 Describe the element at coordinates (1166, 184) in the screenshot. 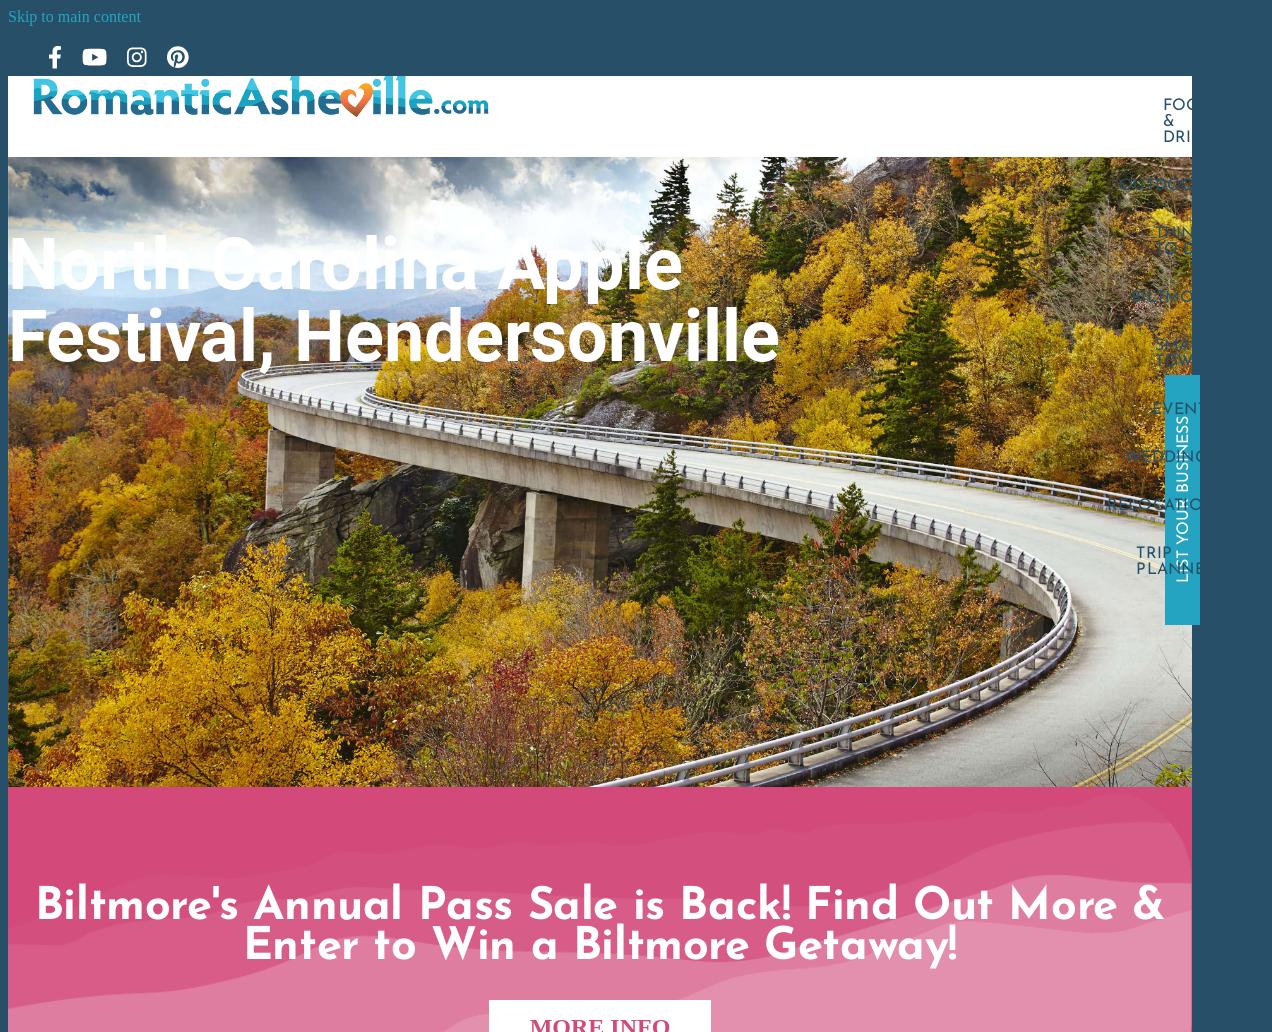

I see `'Outdoors'` at that location.